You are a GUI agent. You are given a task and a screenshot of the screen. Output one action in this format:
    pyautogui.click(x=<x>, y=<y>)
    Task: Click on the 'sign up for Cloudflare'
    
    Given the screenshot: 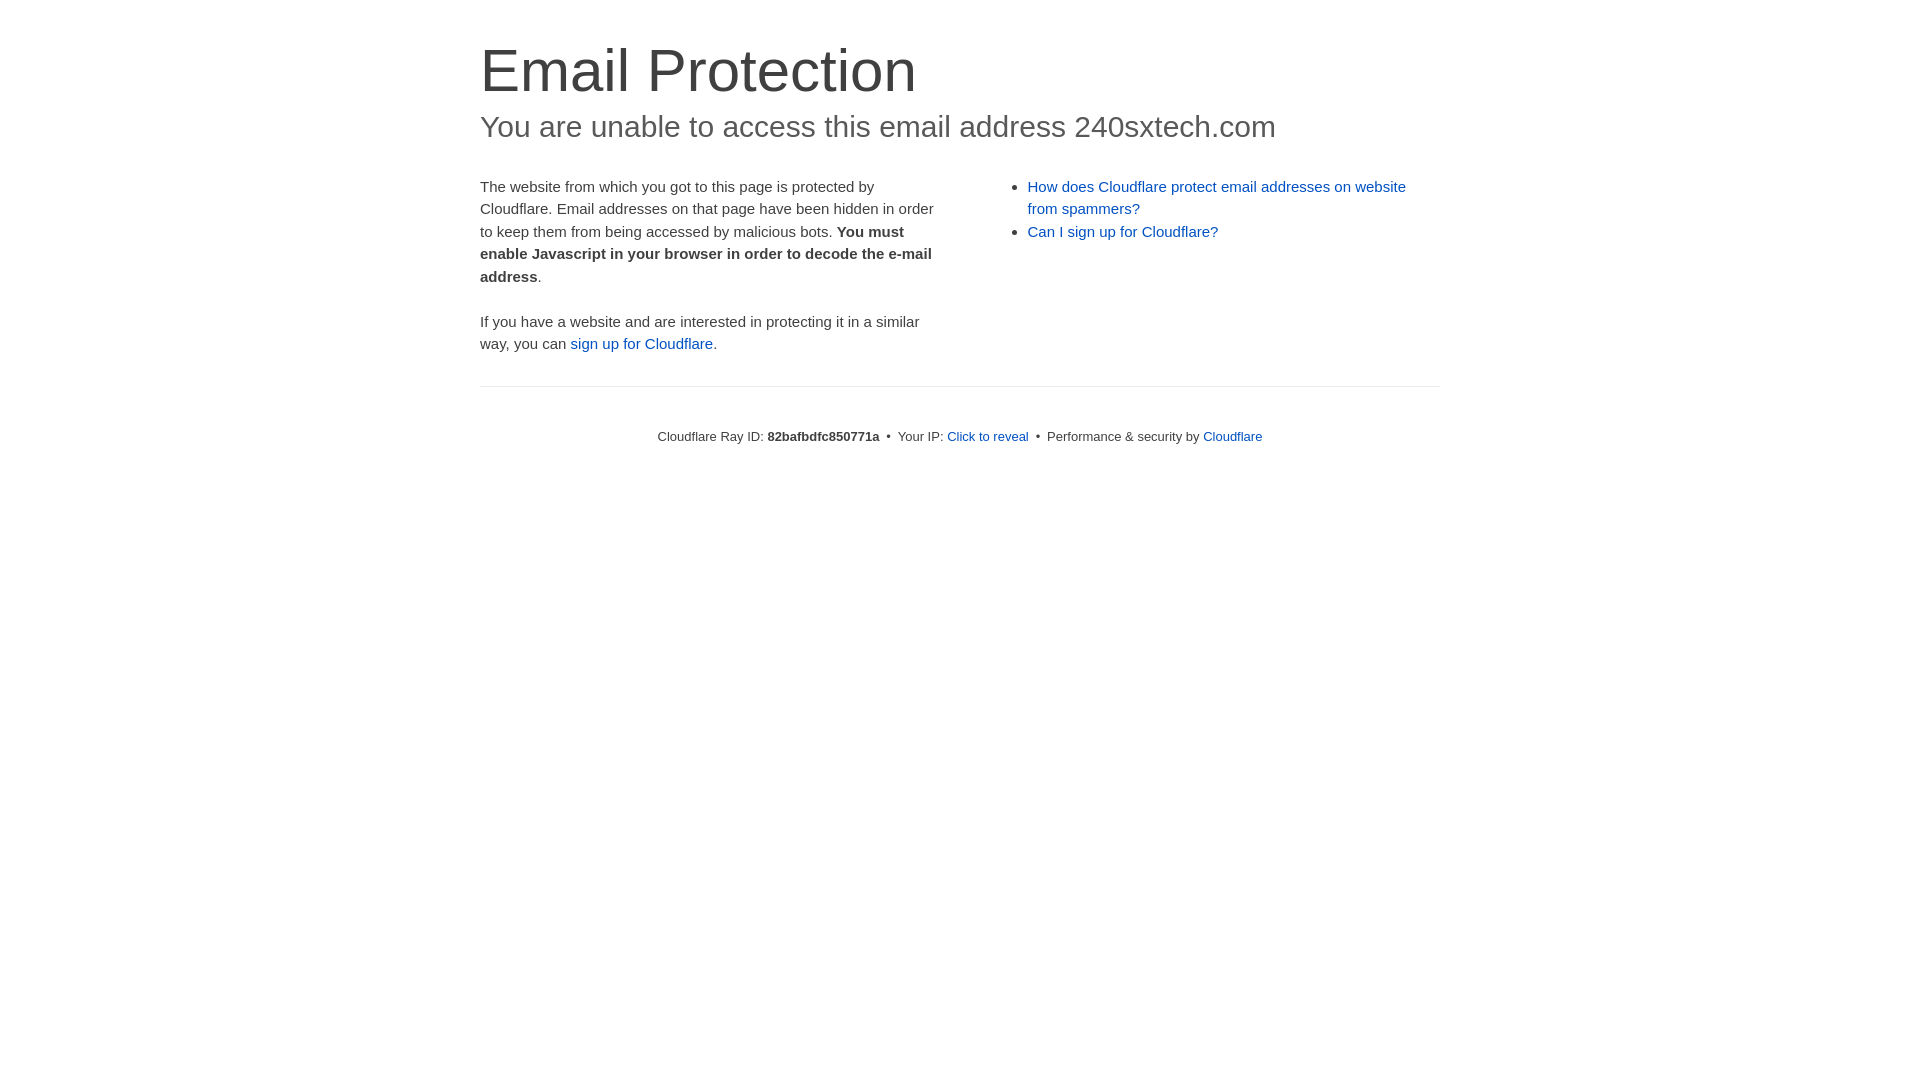 What is the action you would take?
    pyautogui.click(x=642, y=342)
    